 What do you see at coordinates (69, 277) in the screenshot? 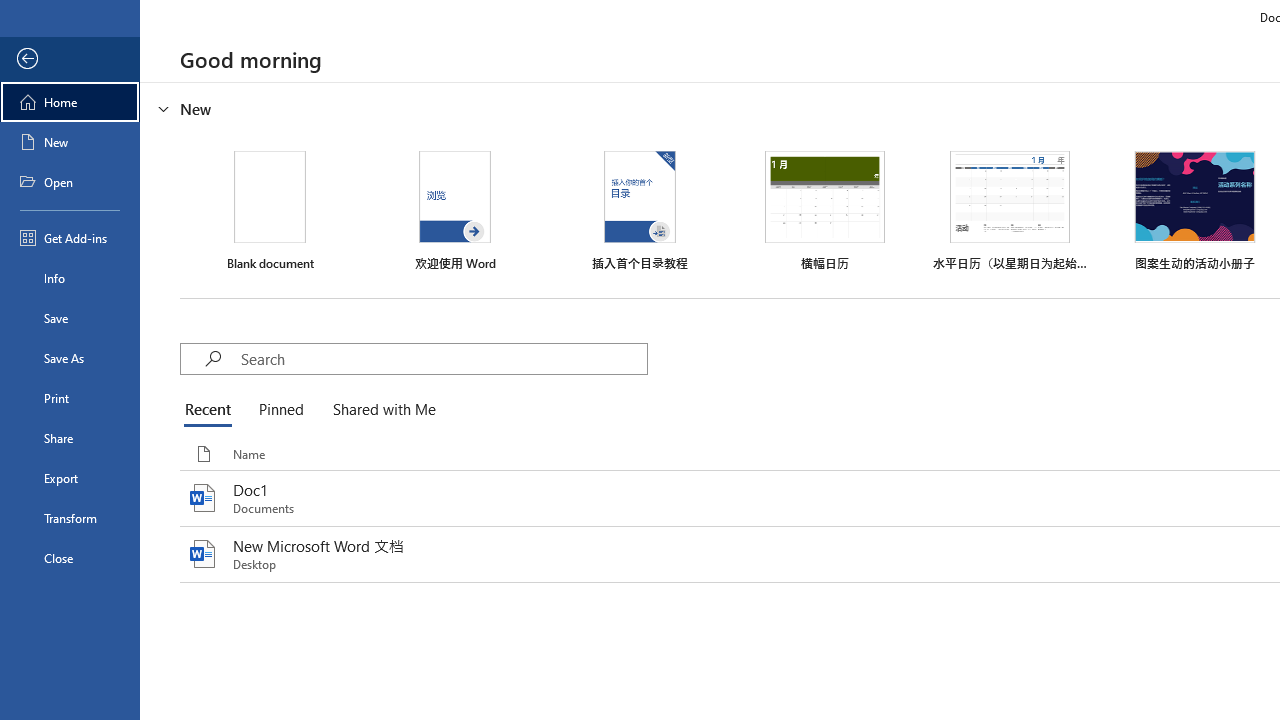
I see `'Info'` at bounding box center [69, 277].